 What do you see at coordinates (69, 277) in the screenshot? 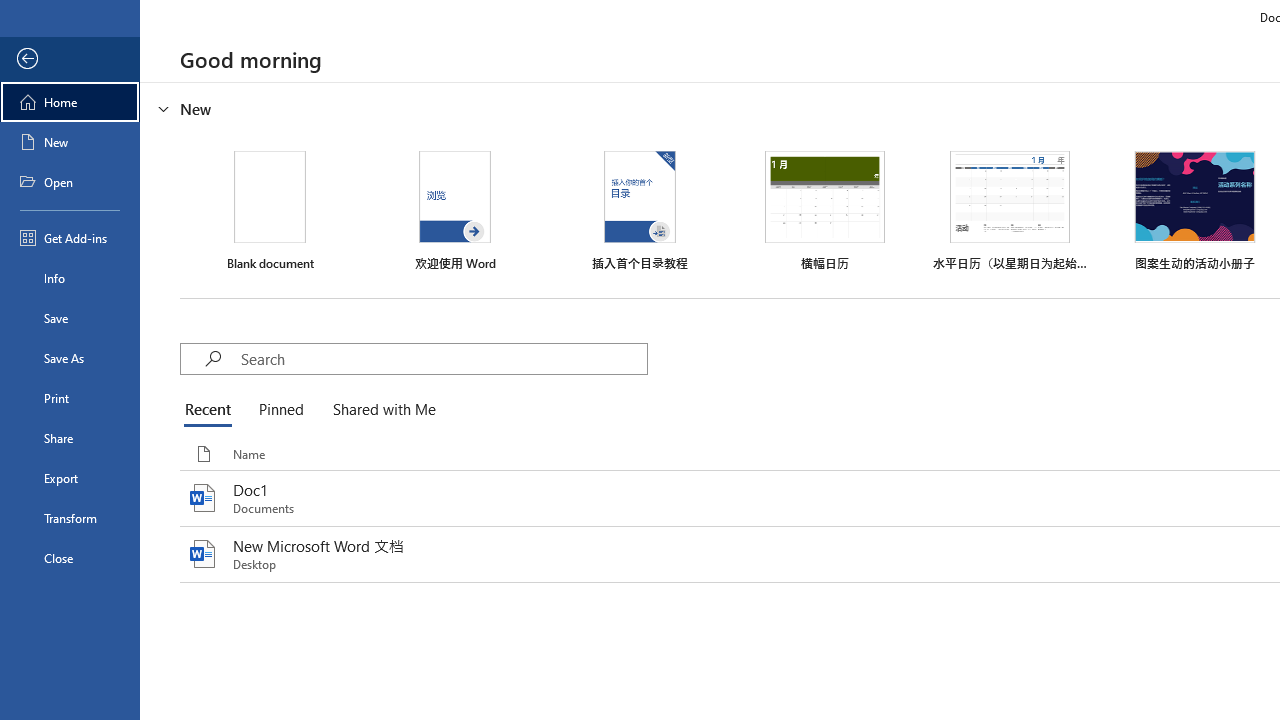
I see `'Info'` at bounding box center [69, 277].